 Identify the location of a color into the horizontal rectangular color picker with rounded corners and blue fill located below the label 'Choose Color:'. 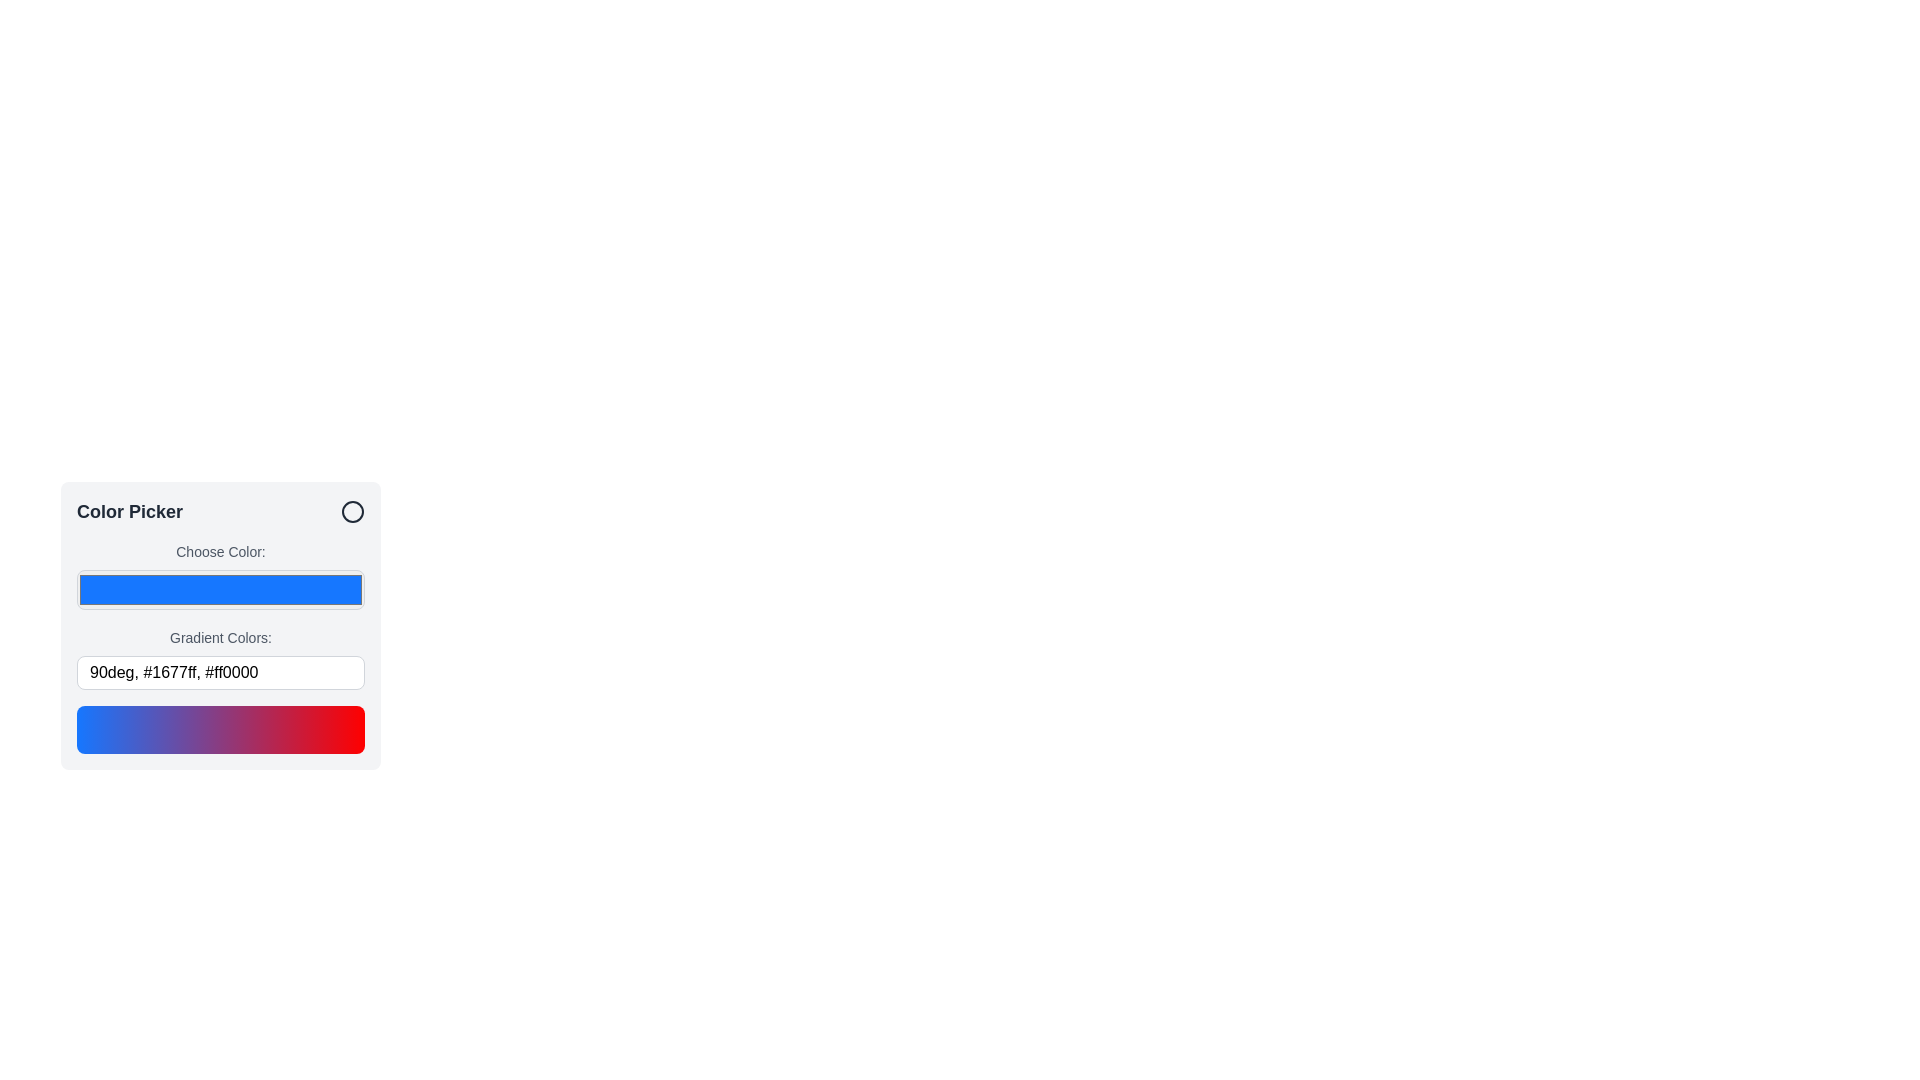
(220, 589).